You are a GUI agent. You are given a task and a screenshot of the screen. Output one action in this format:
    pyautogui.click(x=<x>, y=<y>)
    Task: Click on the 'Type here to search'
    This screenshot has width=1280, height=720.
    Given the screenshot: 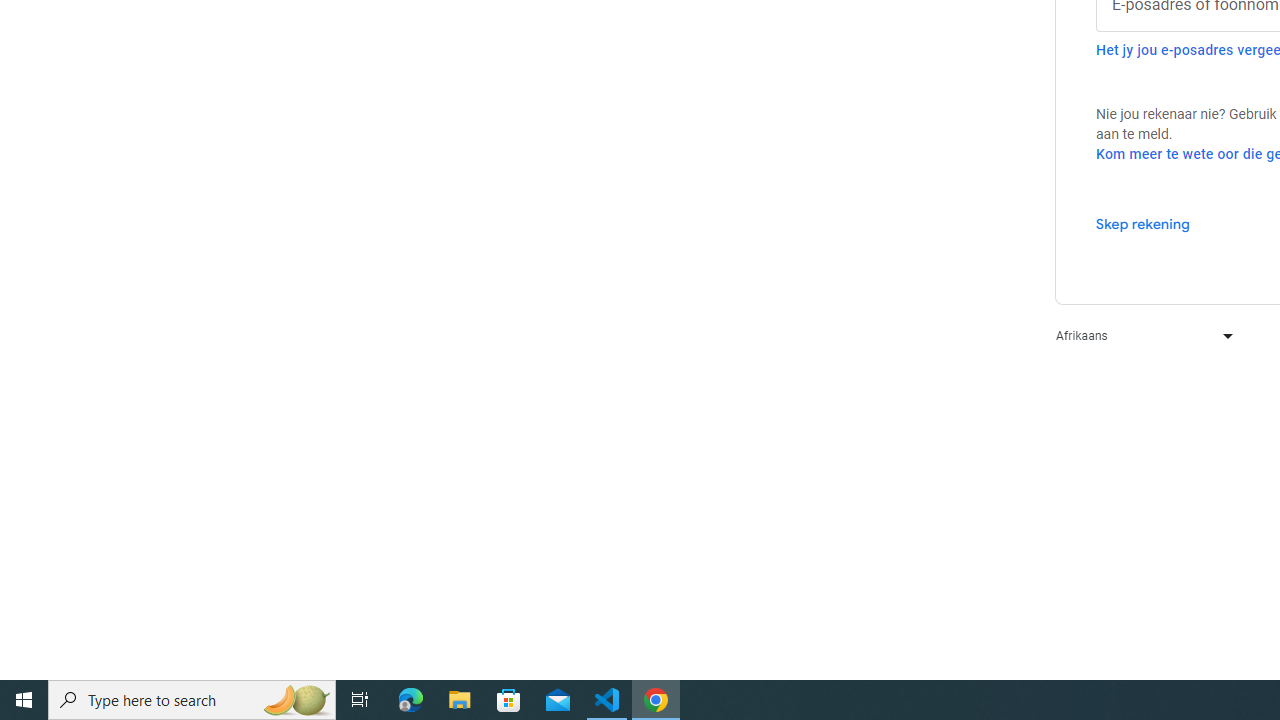 What is the action you would take?
    pyautogui.click(x=192, y=698)
    